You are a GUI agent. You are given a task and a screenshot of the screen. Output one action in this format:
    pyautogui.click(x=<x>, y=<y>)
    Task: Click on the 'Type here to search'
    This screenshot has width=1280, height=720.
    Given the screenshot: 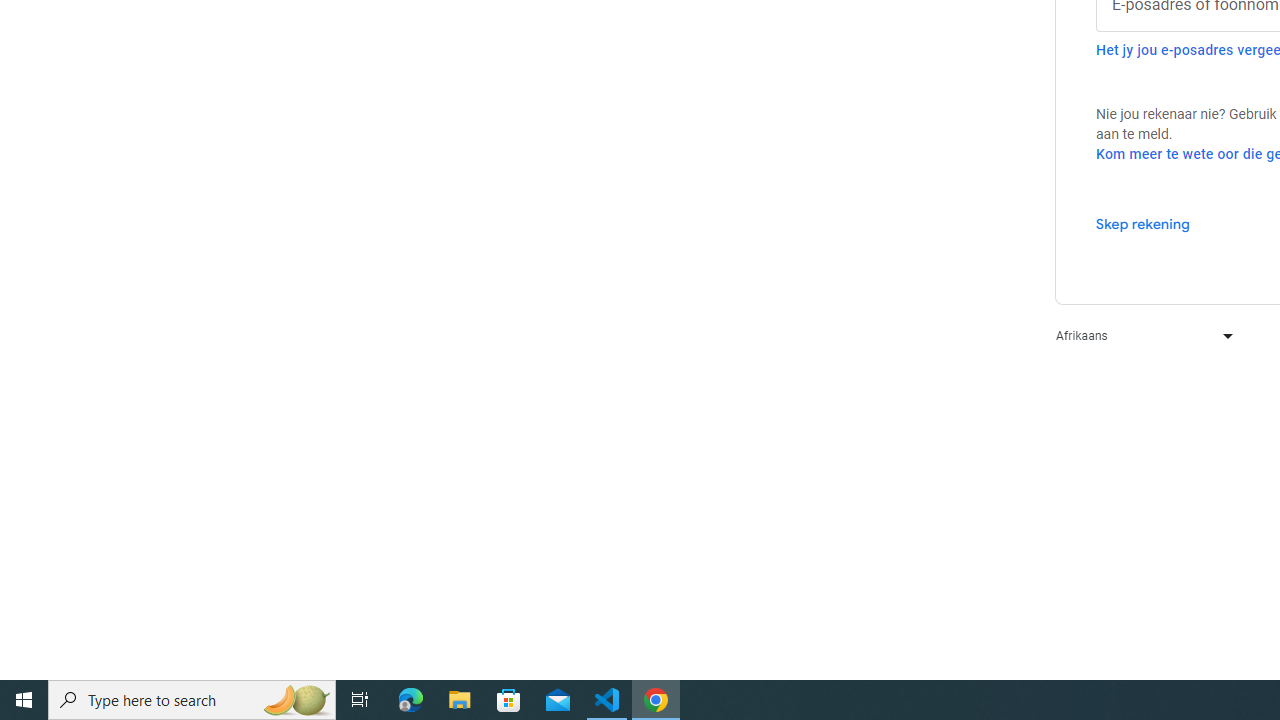 What is the action you would take?
    pyautogui.click(x=192, y=698)
    